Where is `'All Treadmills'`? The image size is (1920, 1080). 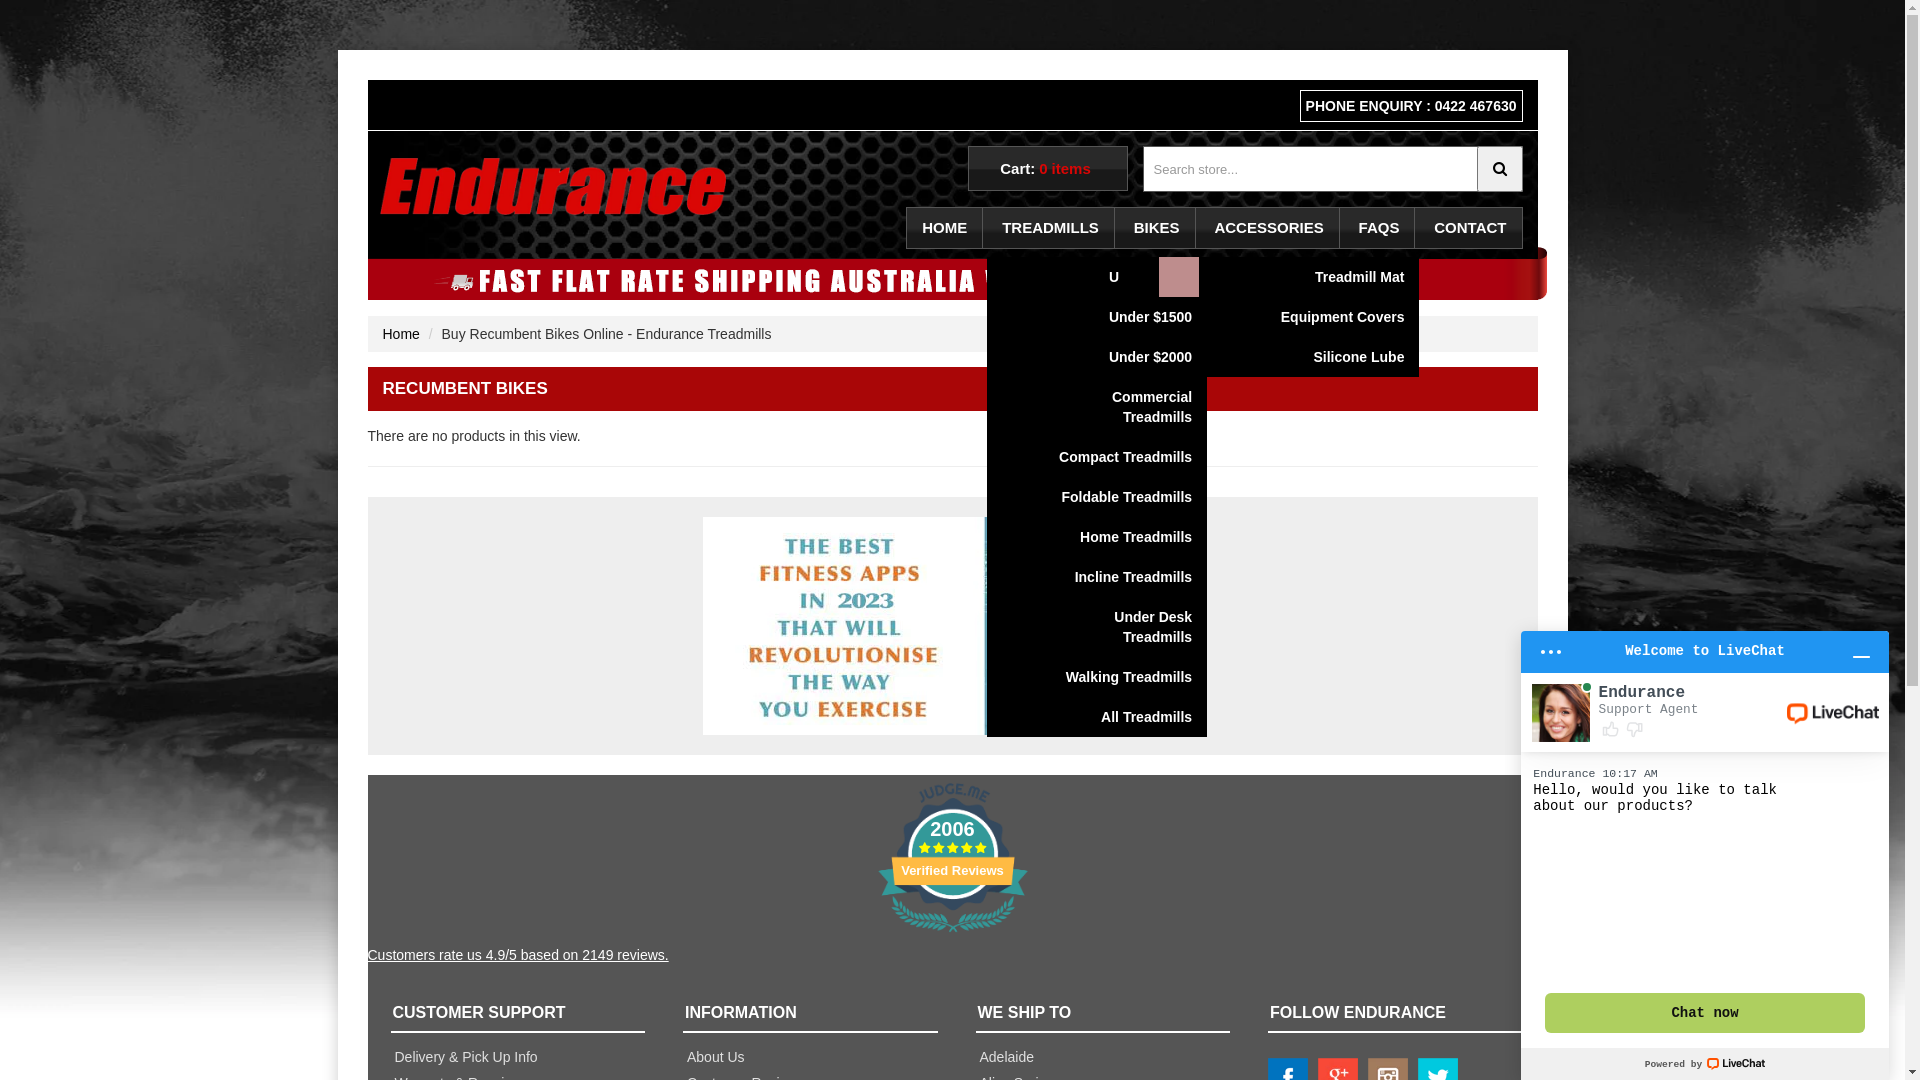 'All Treadmills' is located at coordinates (1116, 716).